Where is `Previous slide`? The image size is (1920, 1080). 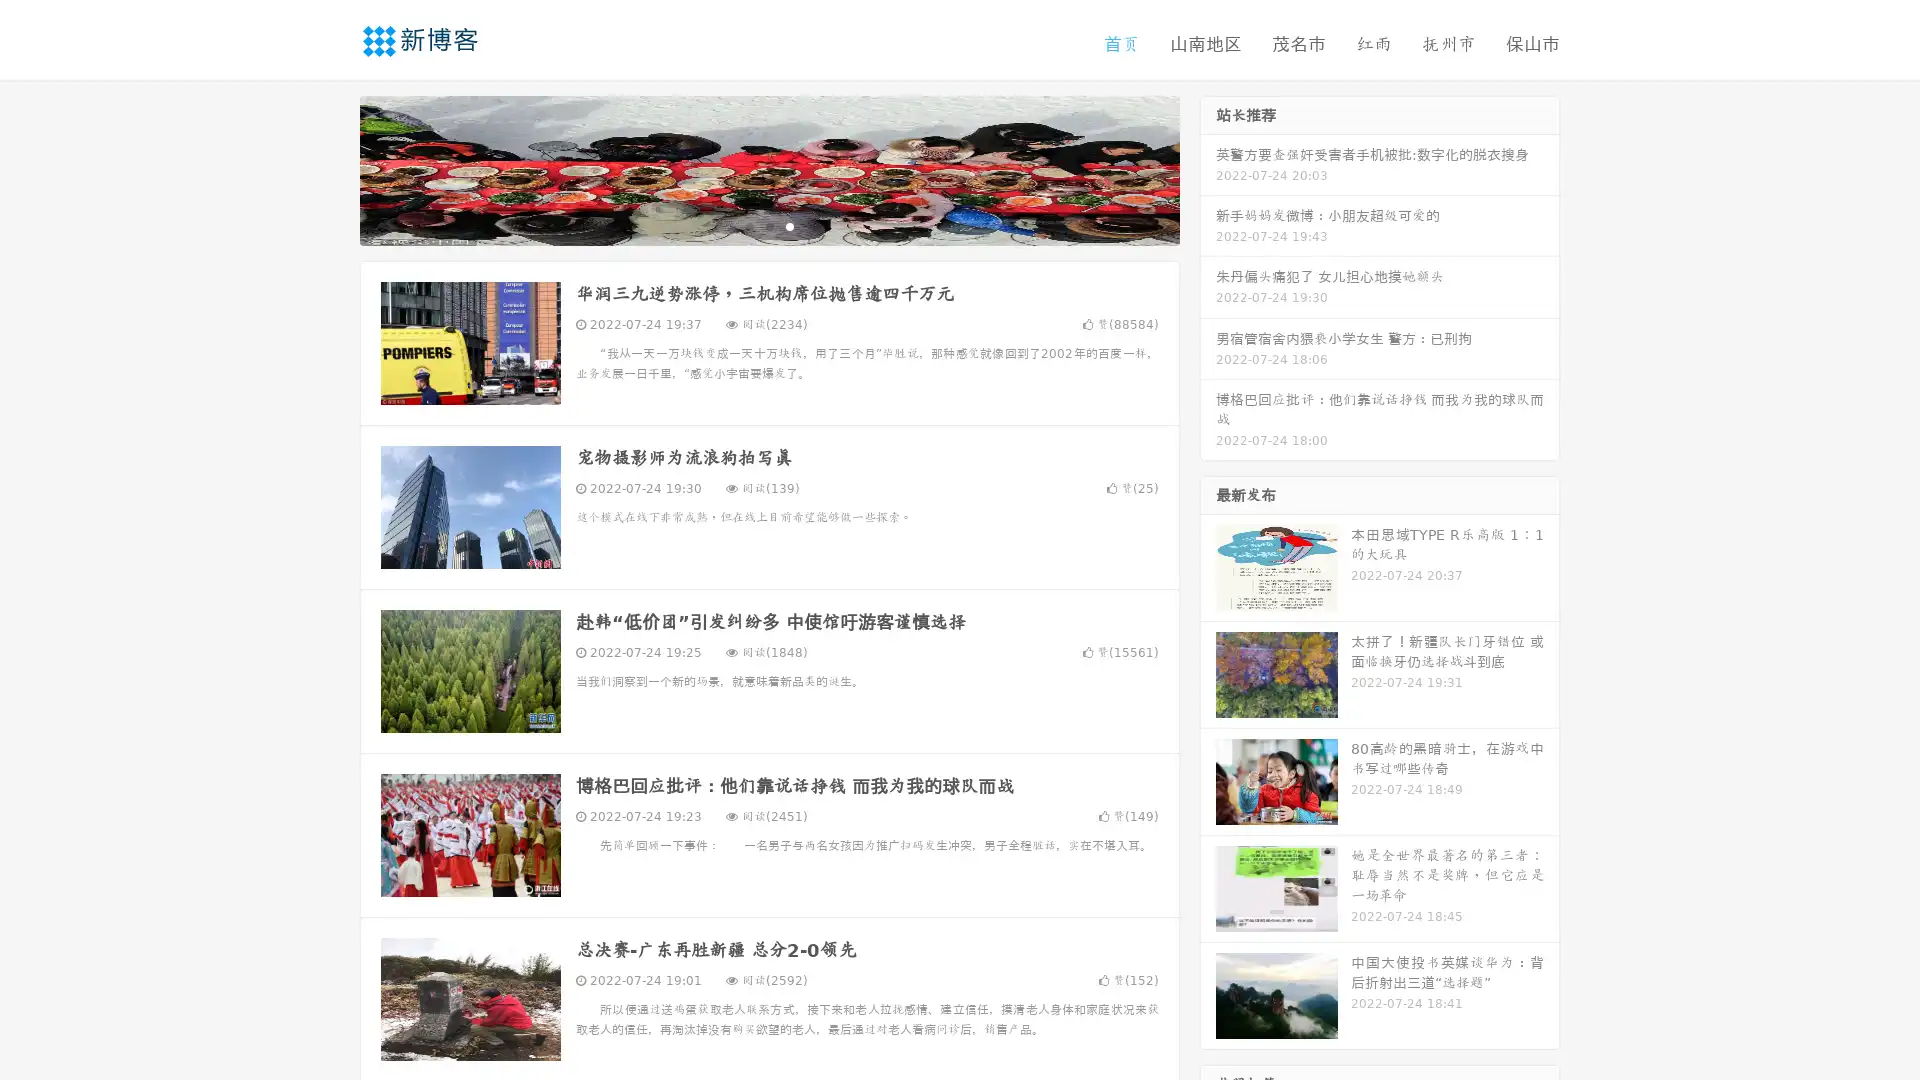 Previous slide is located at coordinates (330, 168).